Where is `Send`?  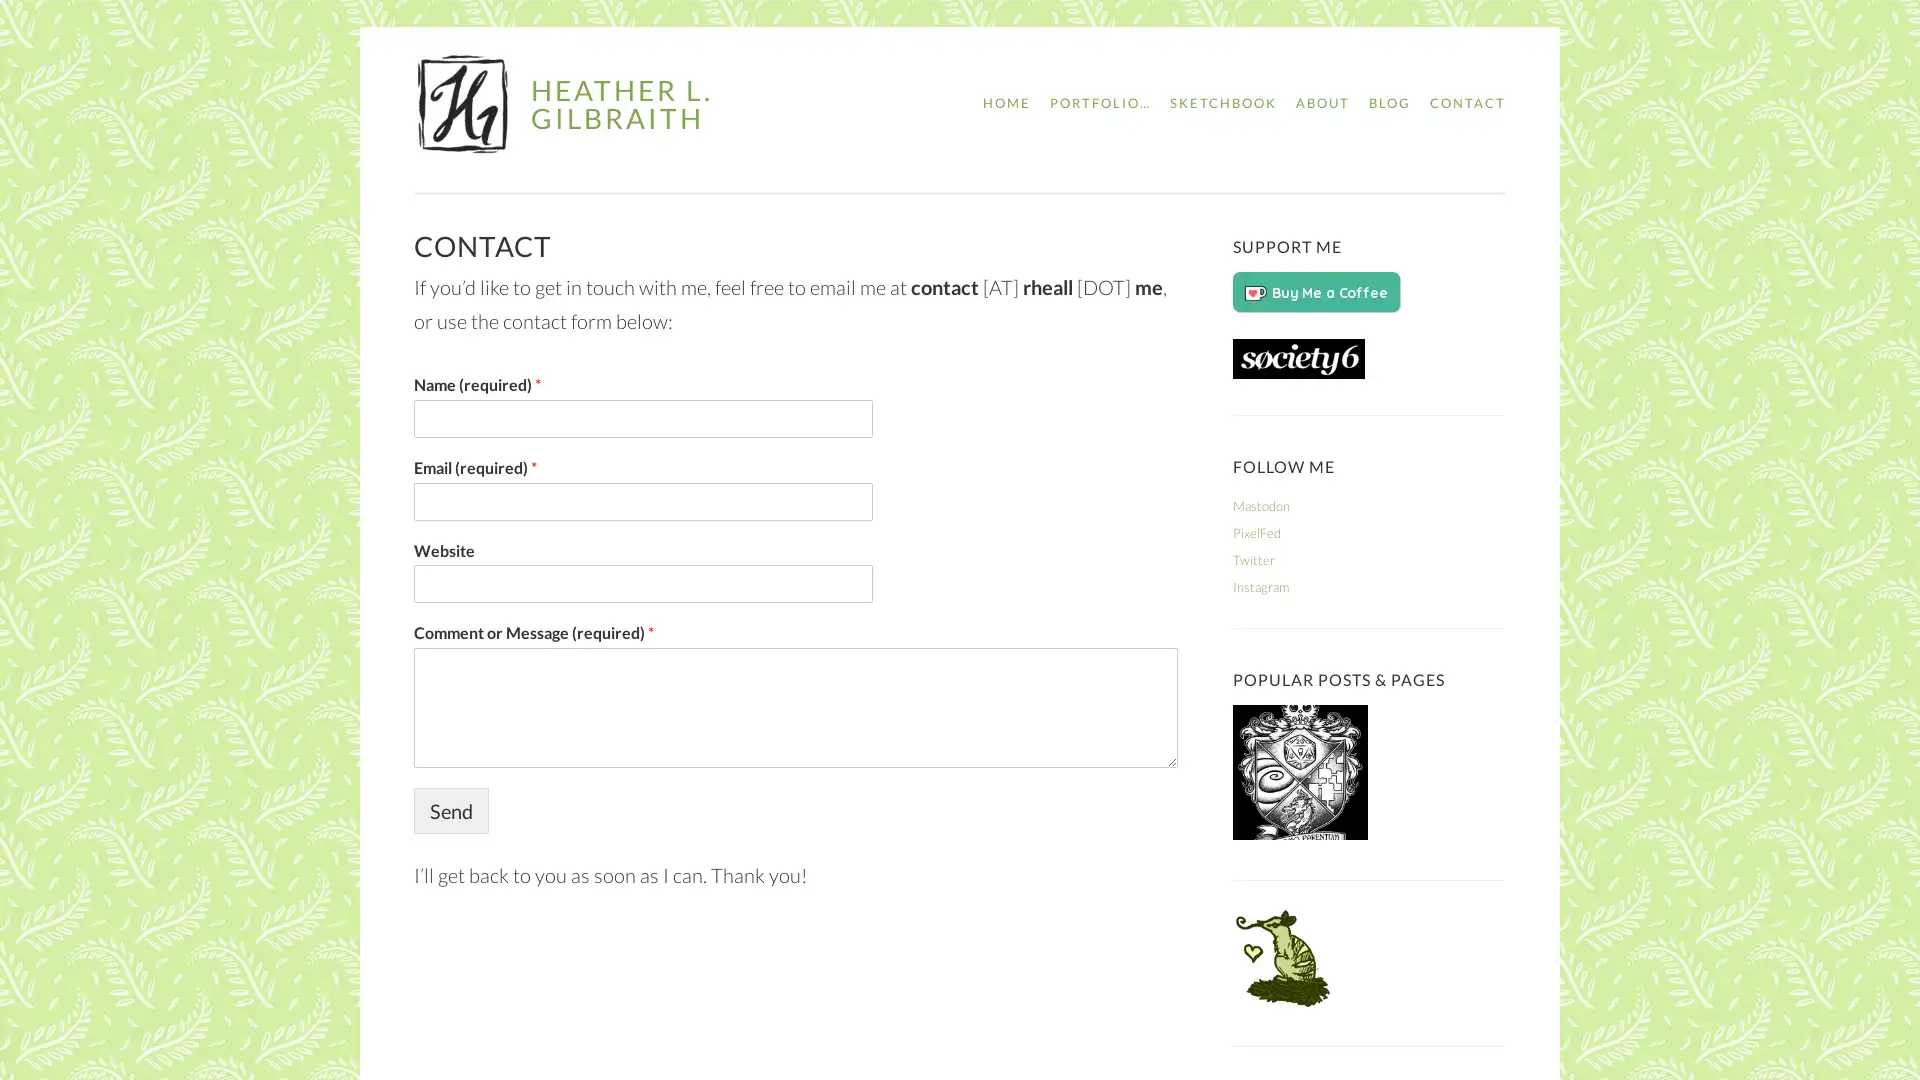 Send is located at coordinates (450, 810).